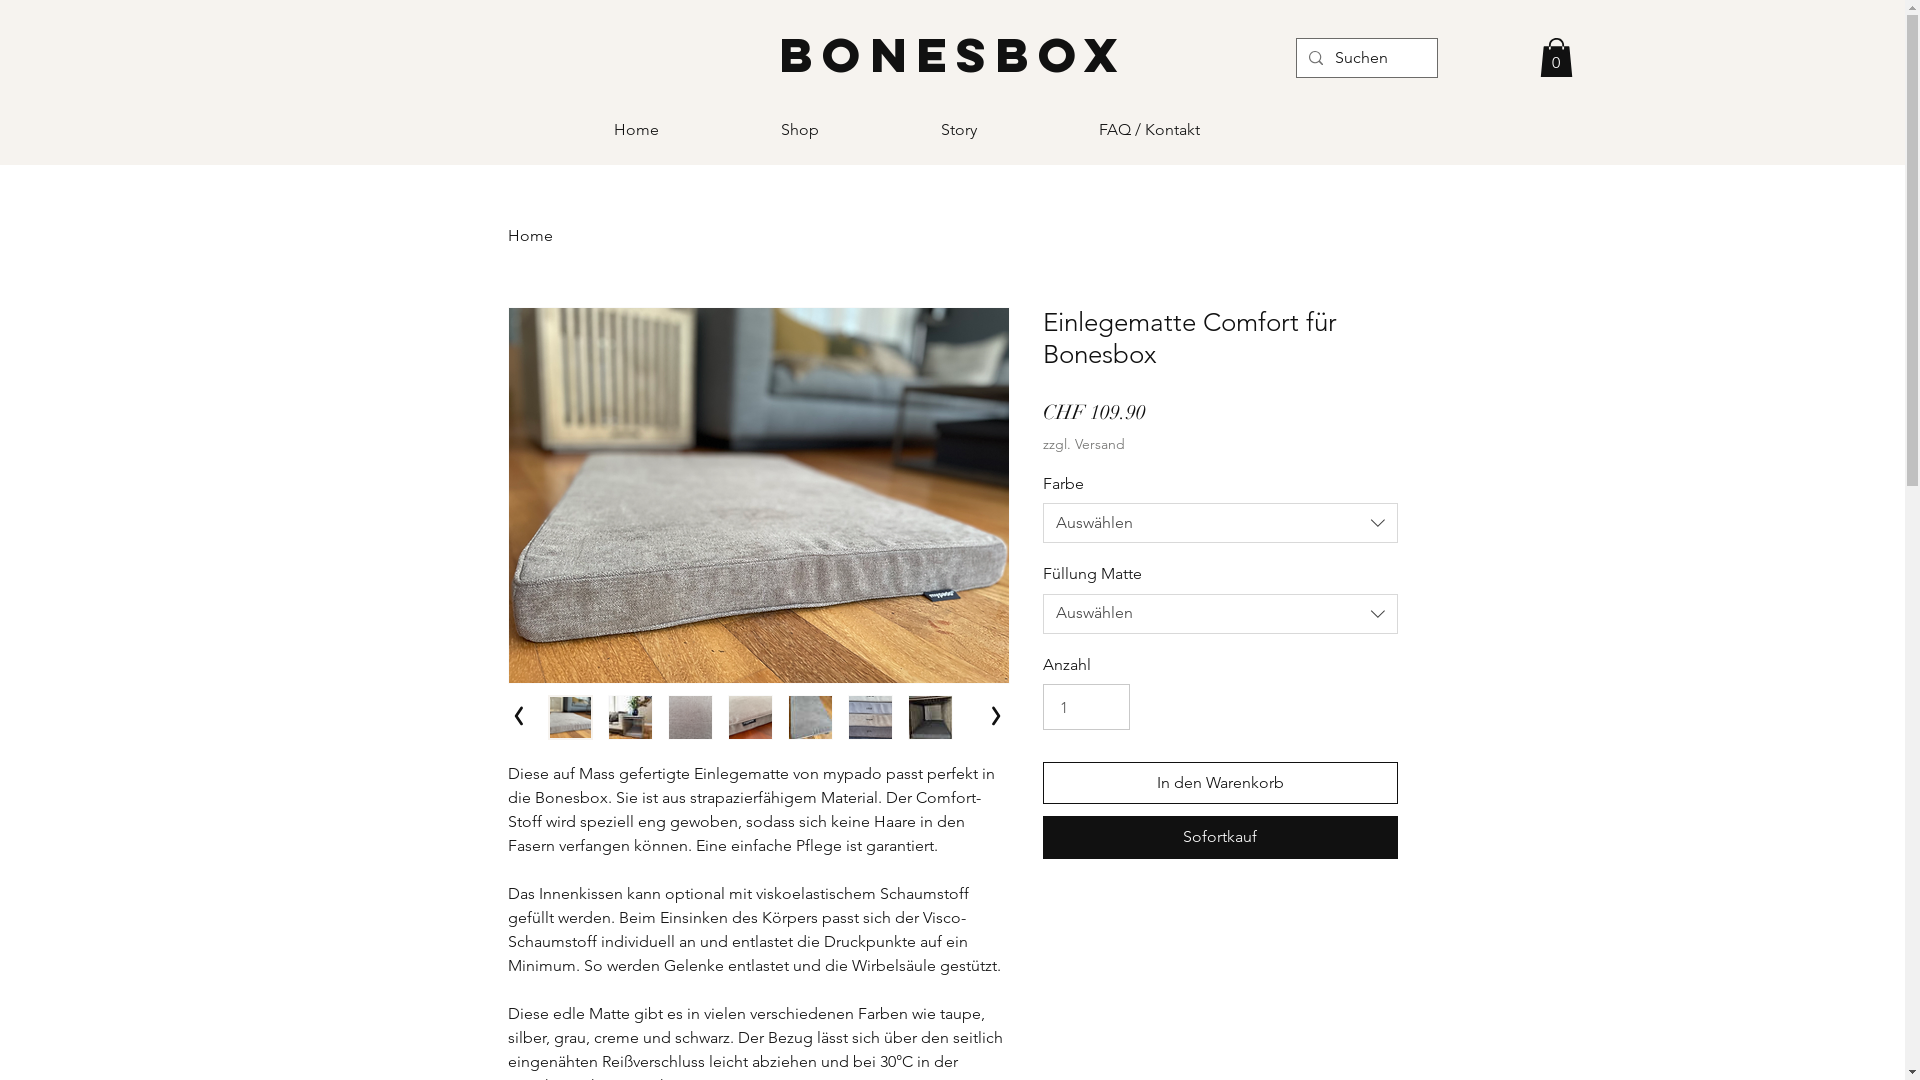 This screenshot has width=1920, height=1080. I want to click on '0', so click(1555, 56).